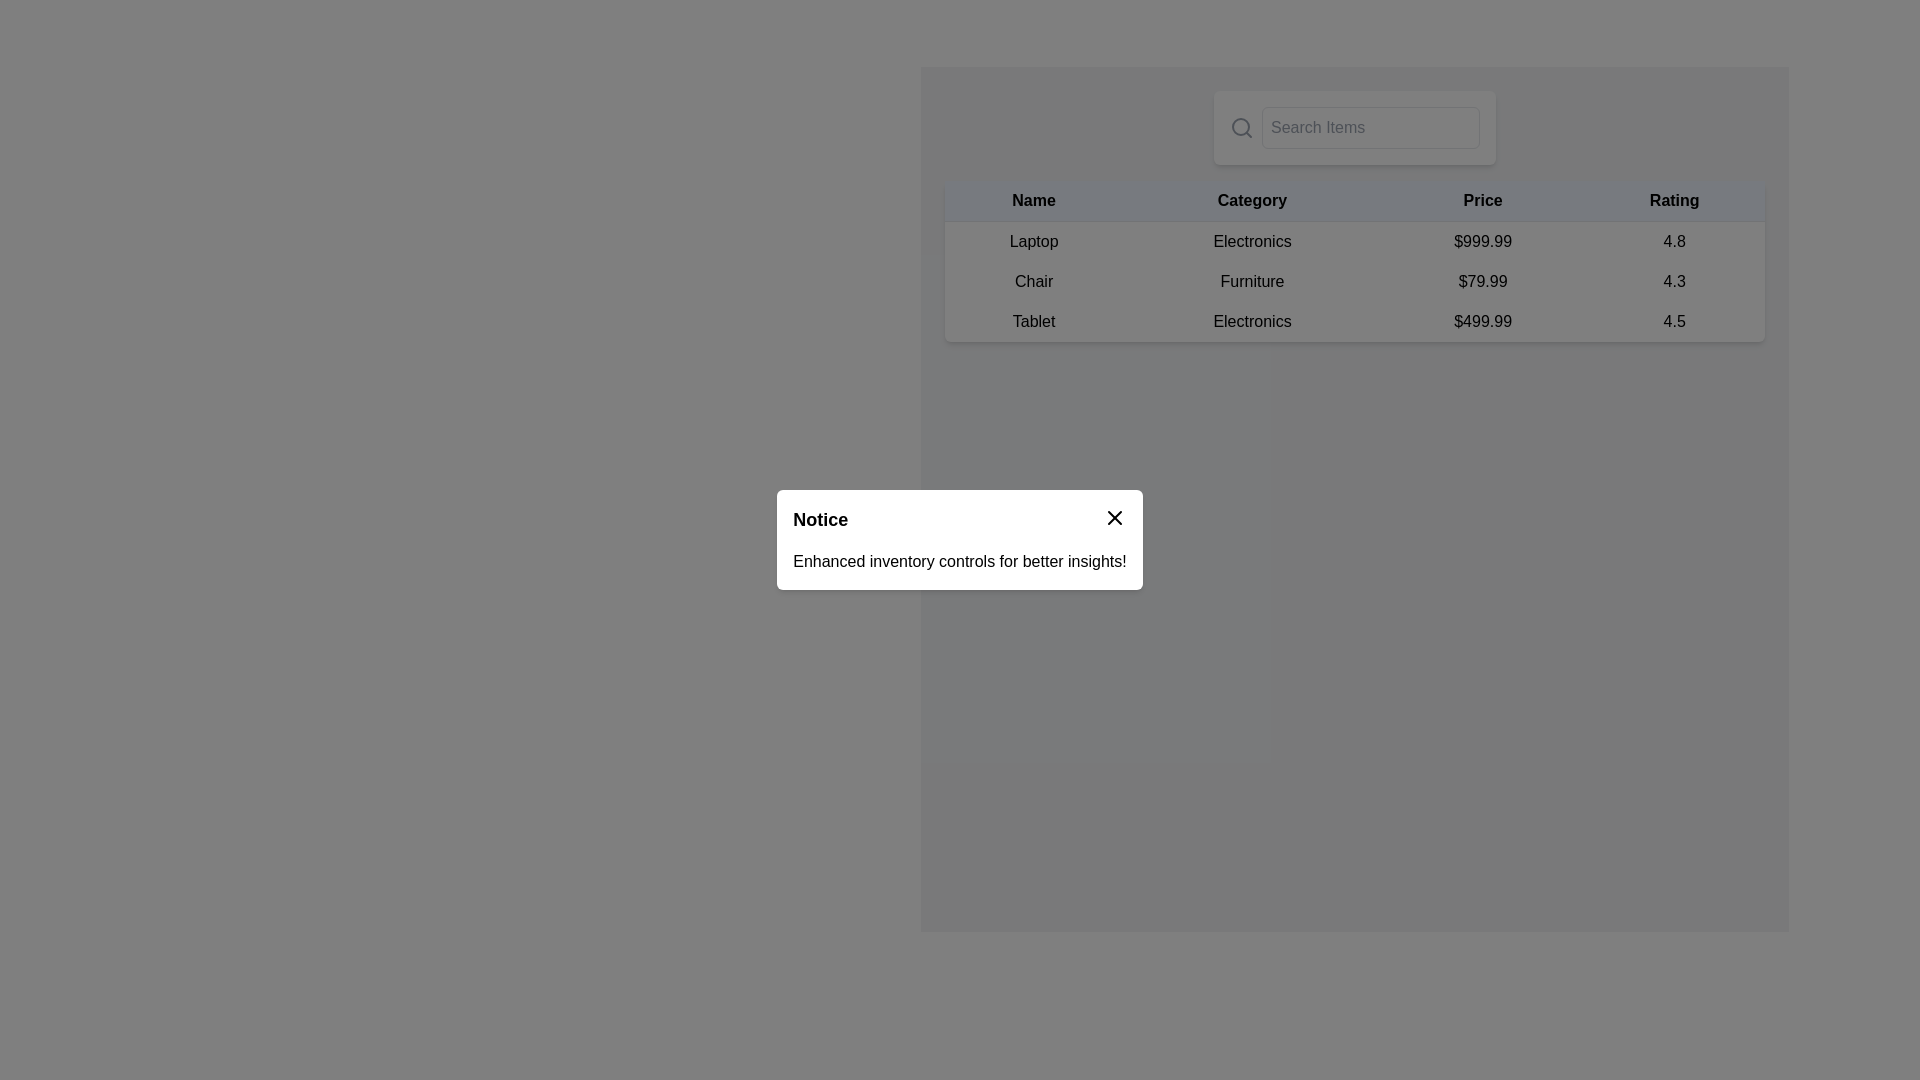 The width and height of the screenshot is (1920, 1080). Describe the element at coordinates (1034, 281) in the screenshot. I see `the 'Chair' label in the 'Name' column of the table, which is located in the second row of the data display` at that location.